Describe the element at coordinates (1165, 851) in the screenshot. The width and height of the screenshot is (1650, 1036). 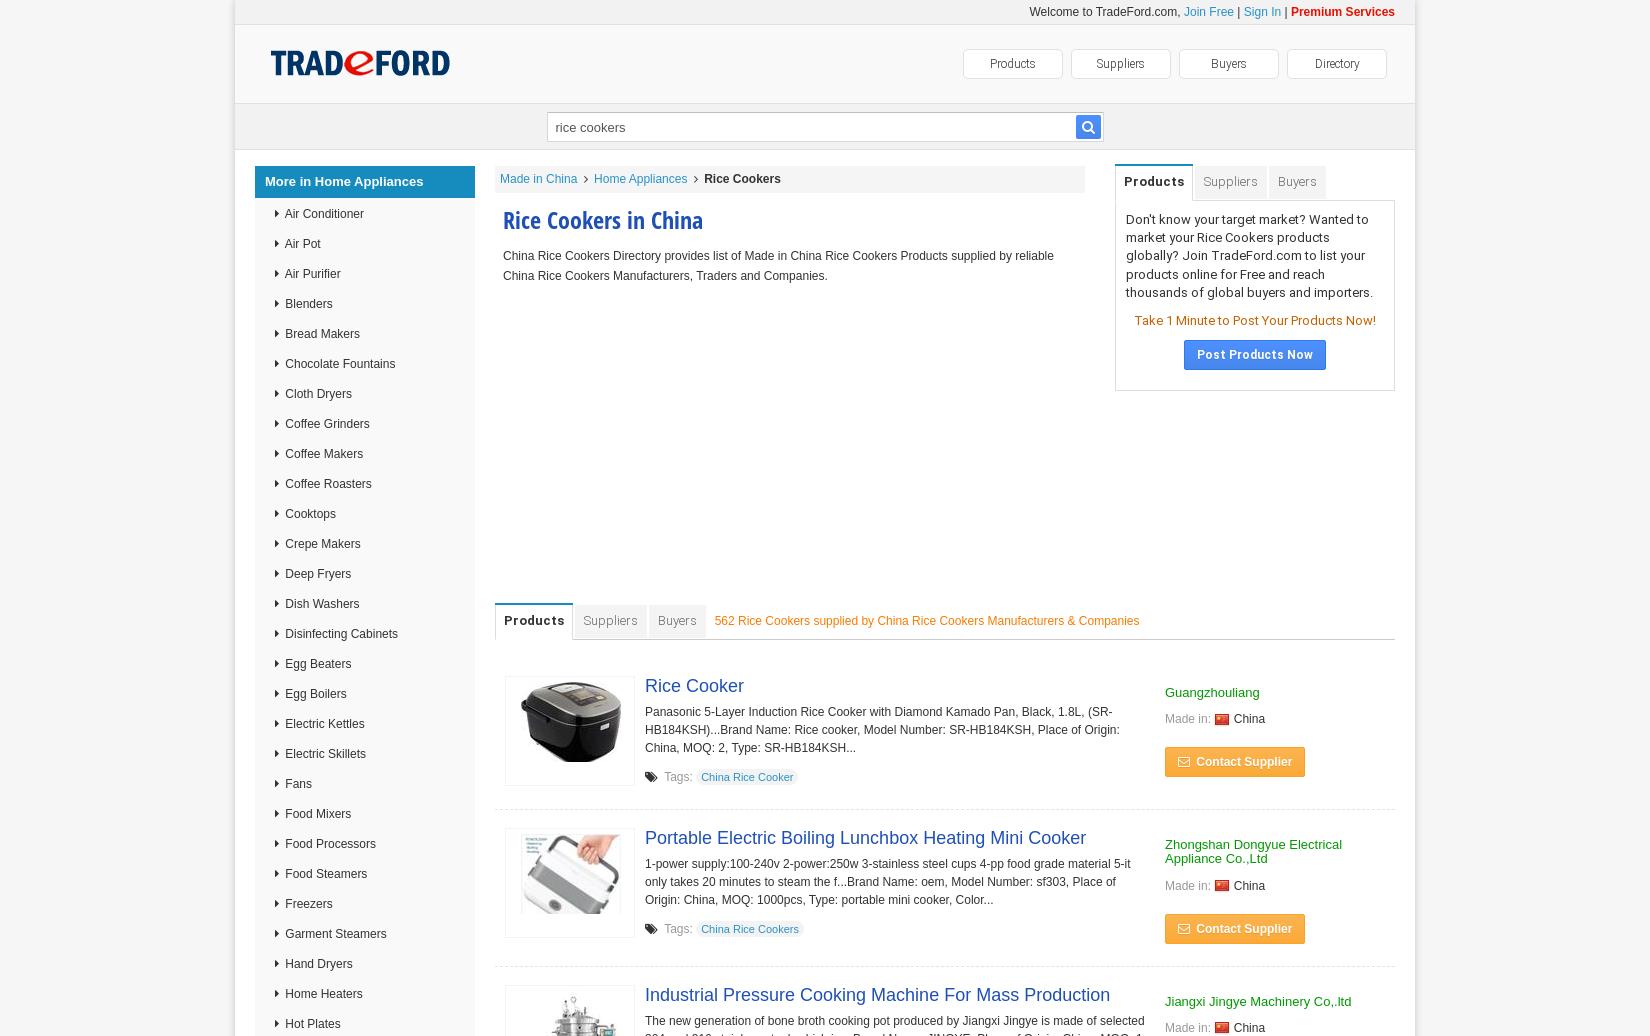
I see `'Zhongshan Dongyue Electrical Appliance Co.,Ltd'` at that location.